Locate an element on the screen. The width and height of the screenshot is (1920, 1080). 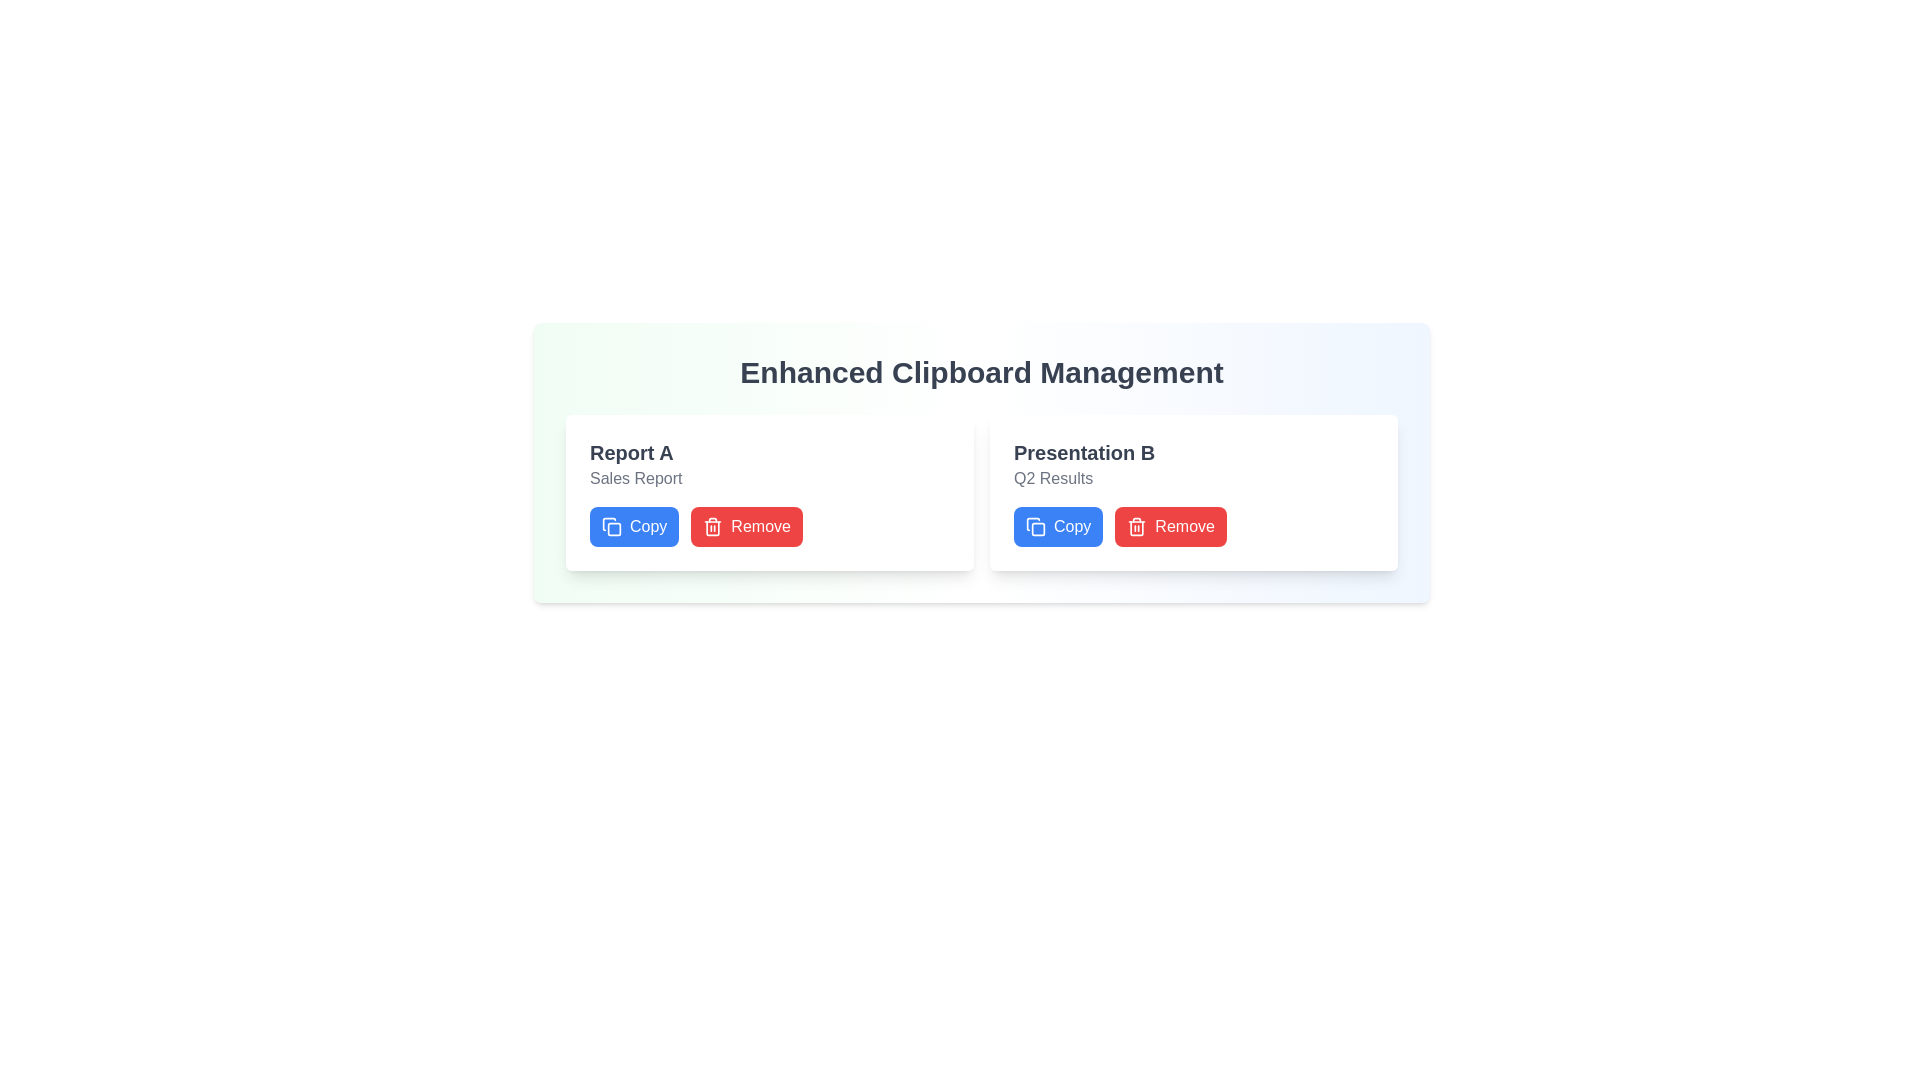
the delete button located at the bottom-right corner of the 'Presentation B' card is located at coordinates (1171, 526).